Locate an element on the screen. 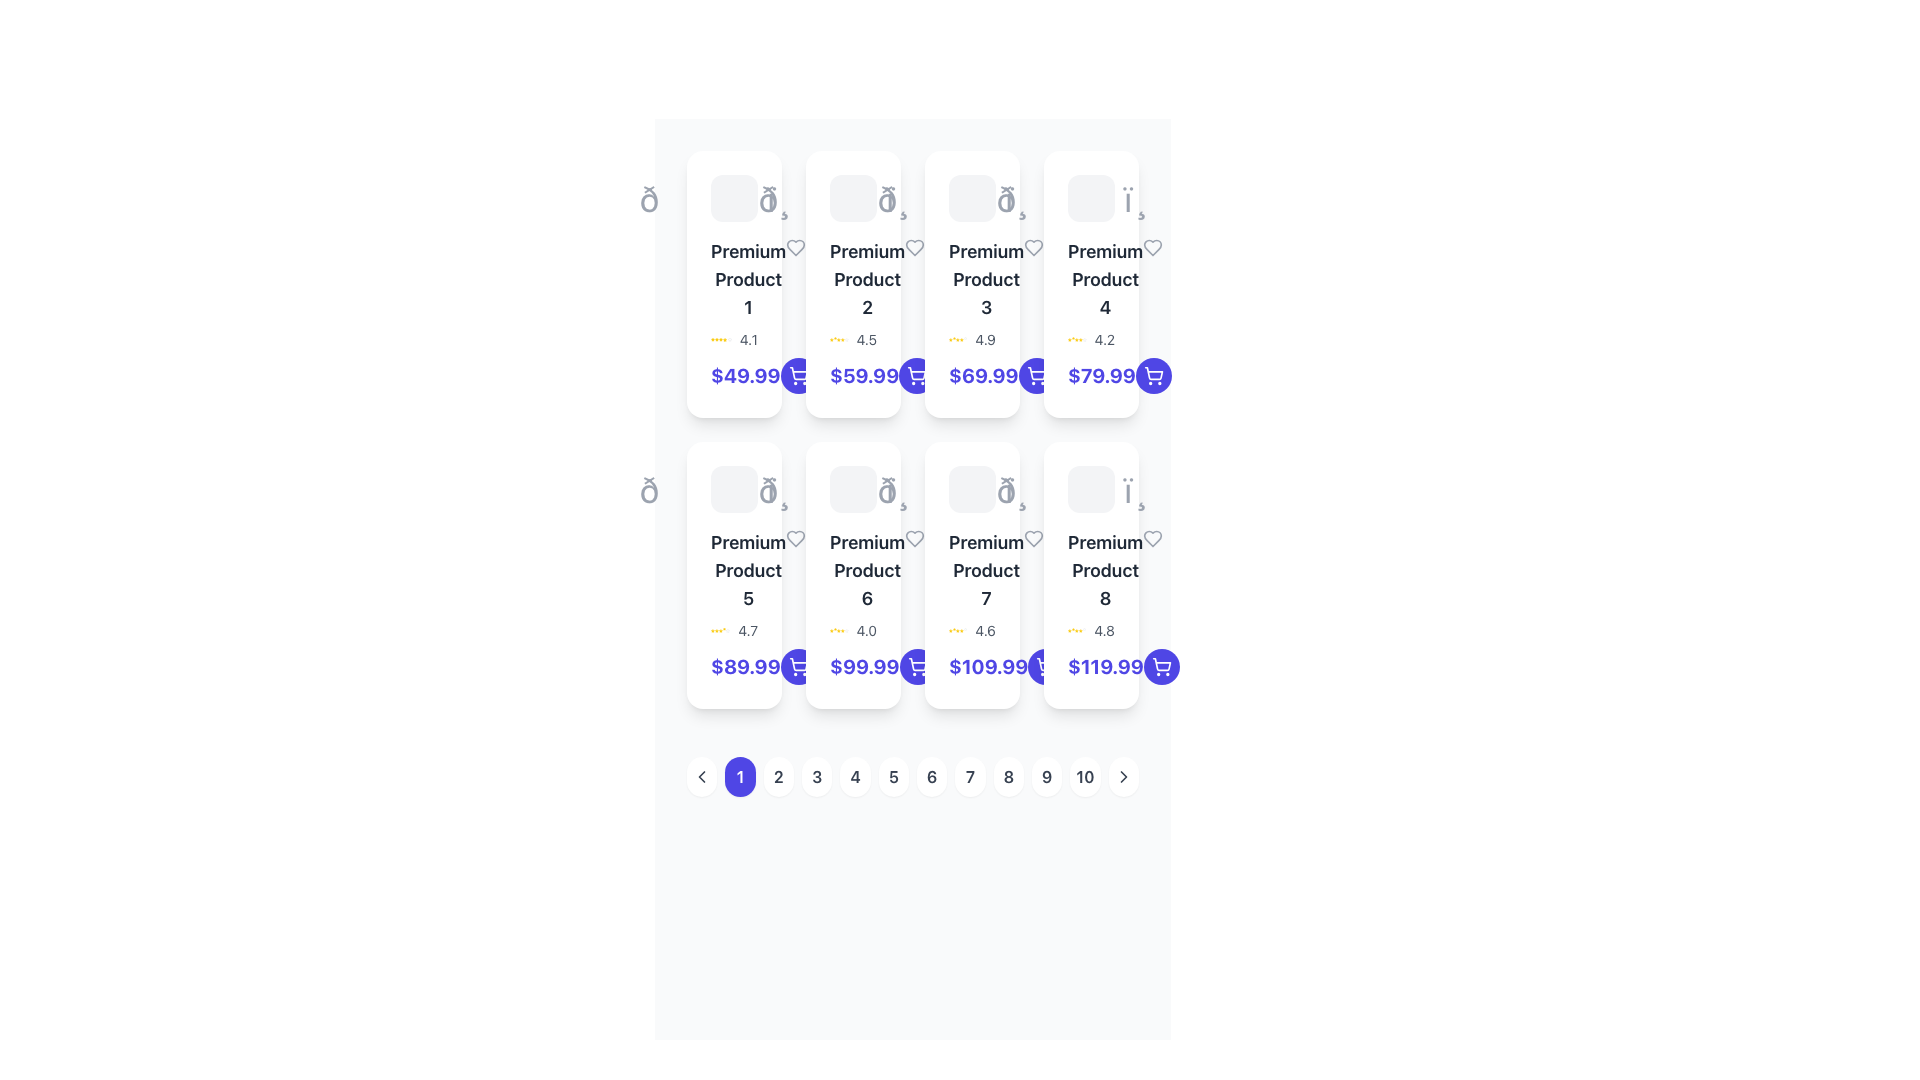 This screenshot has height=1080, width=1920. the Rating display for 'Premium Product 5' to interact with the rating system is located at coordinates (733, 631).